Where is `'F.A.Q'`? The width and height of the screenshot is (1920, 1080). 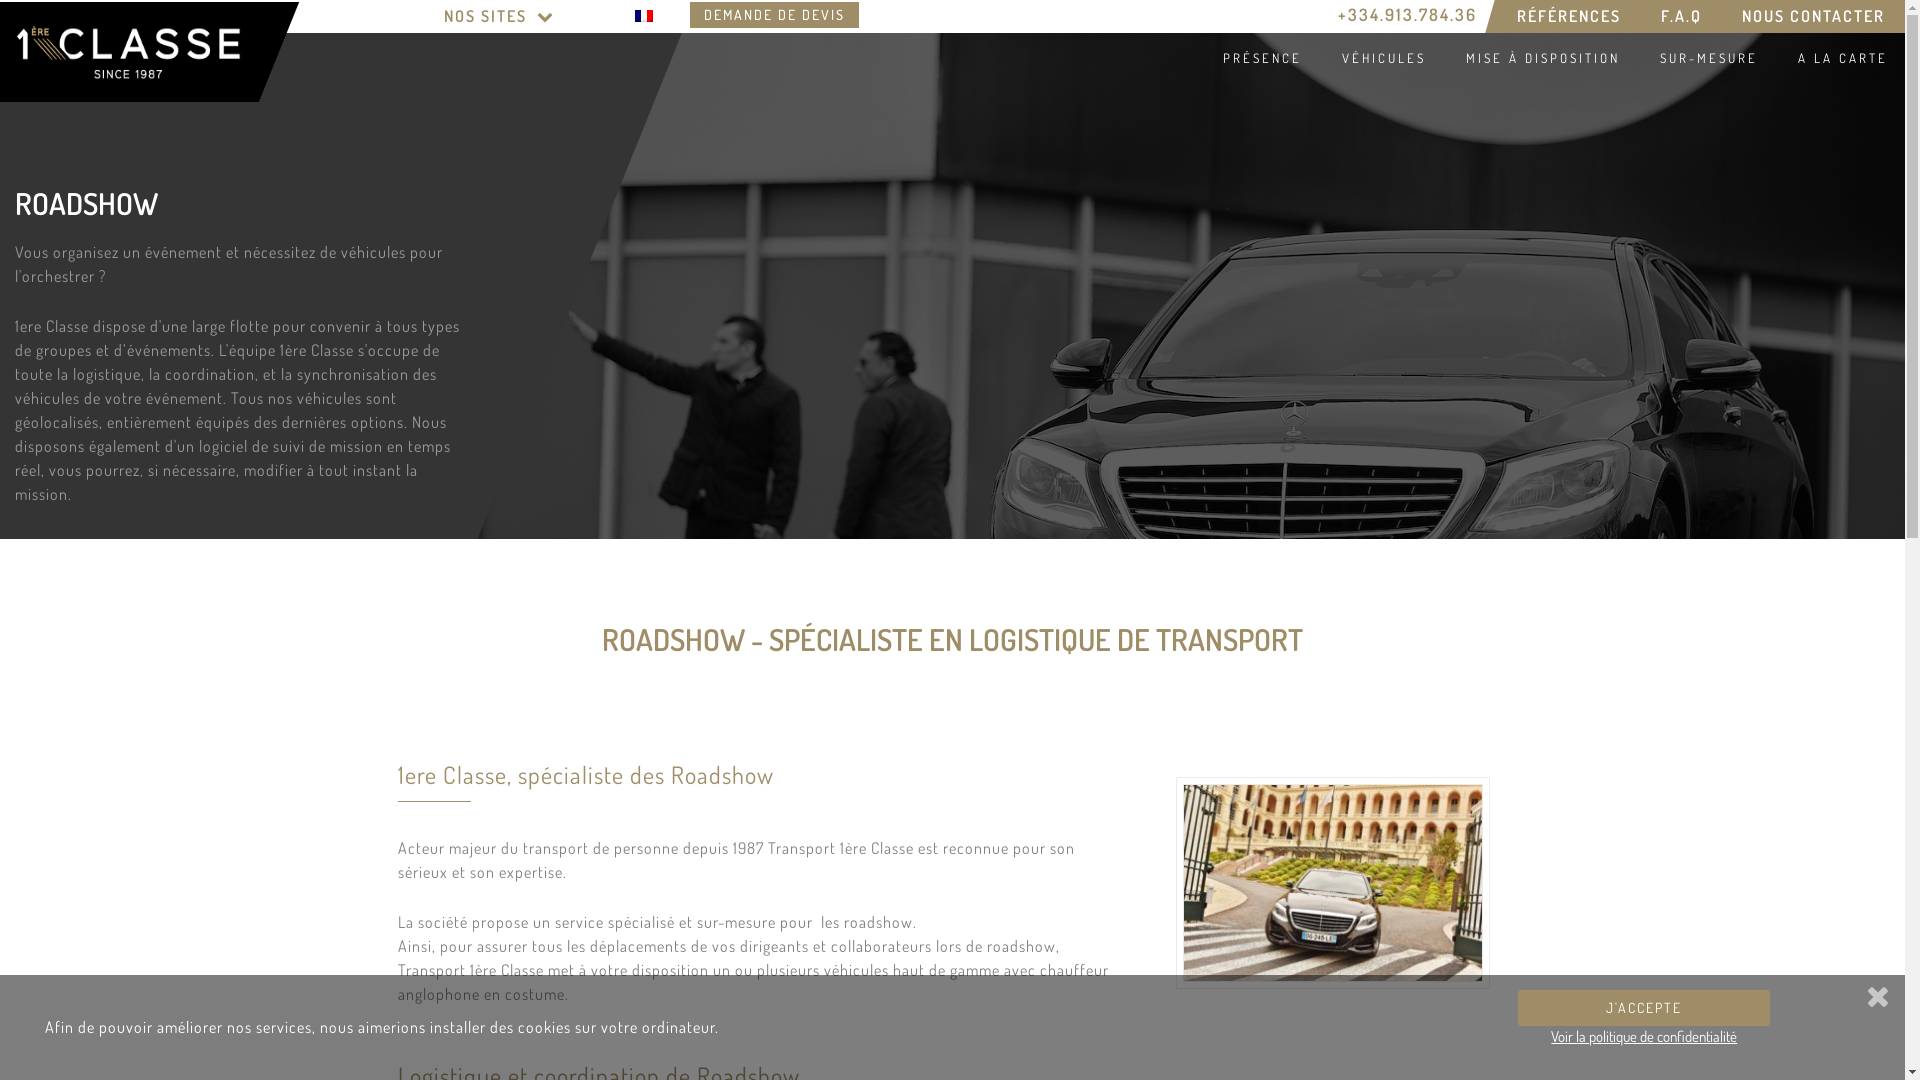 'F.A.Q' is located at coordinates (1680, 16).